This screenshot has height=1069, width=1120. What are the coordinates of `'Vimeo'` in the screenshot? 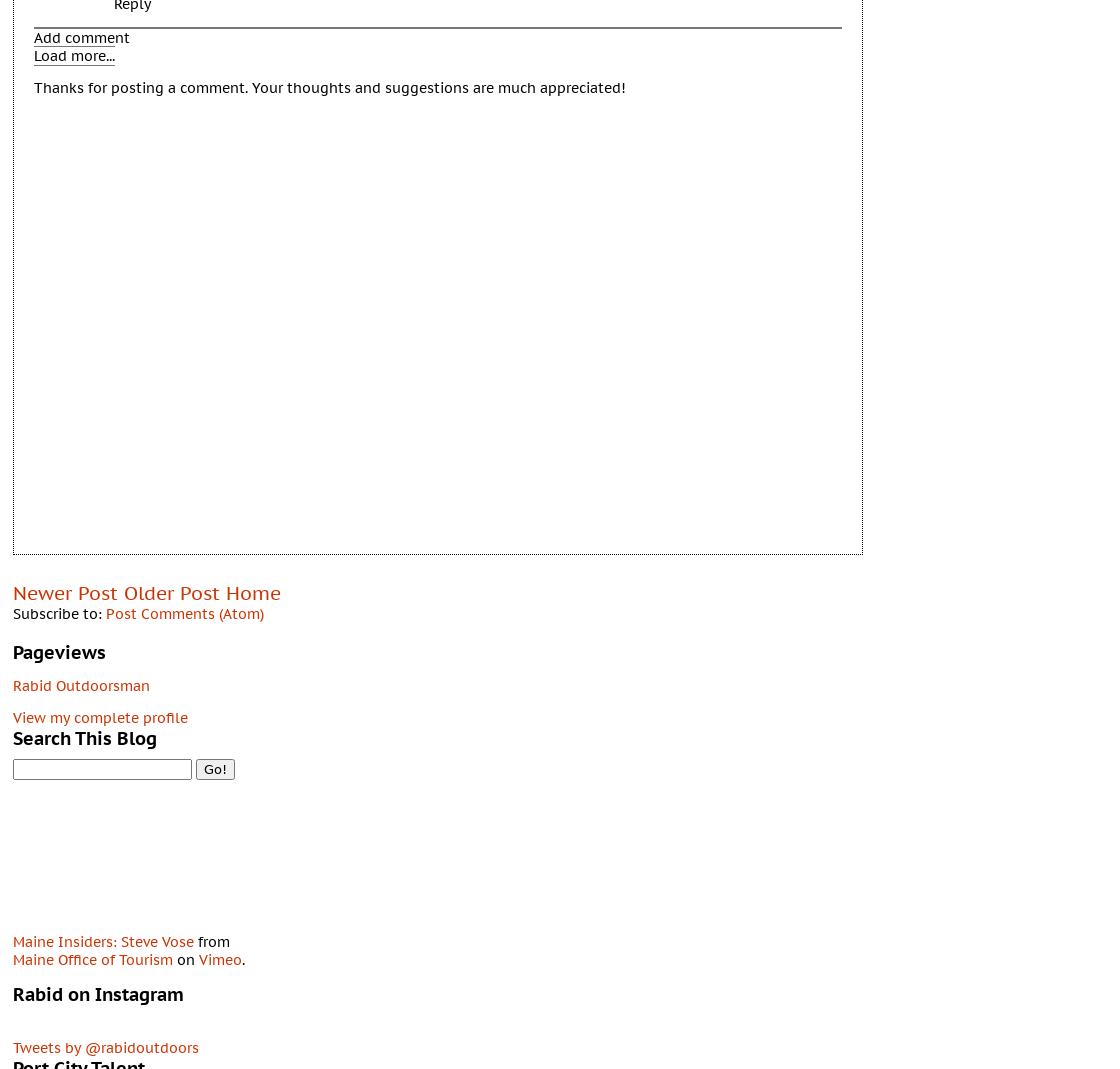 It's located at (220, 957).